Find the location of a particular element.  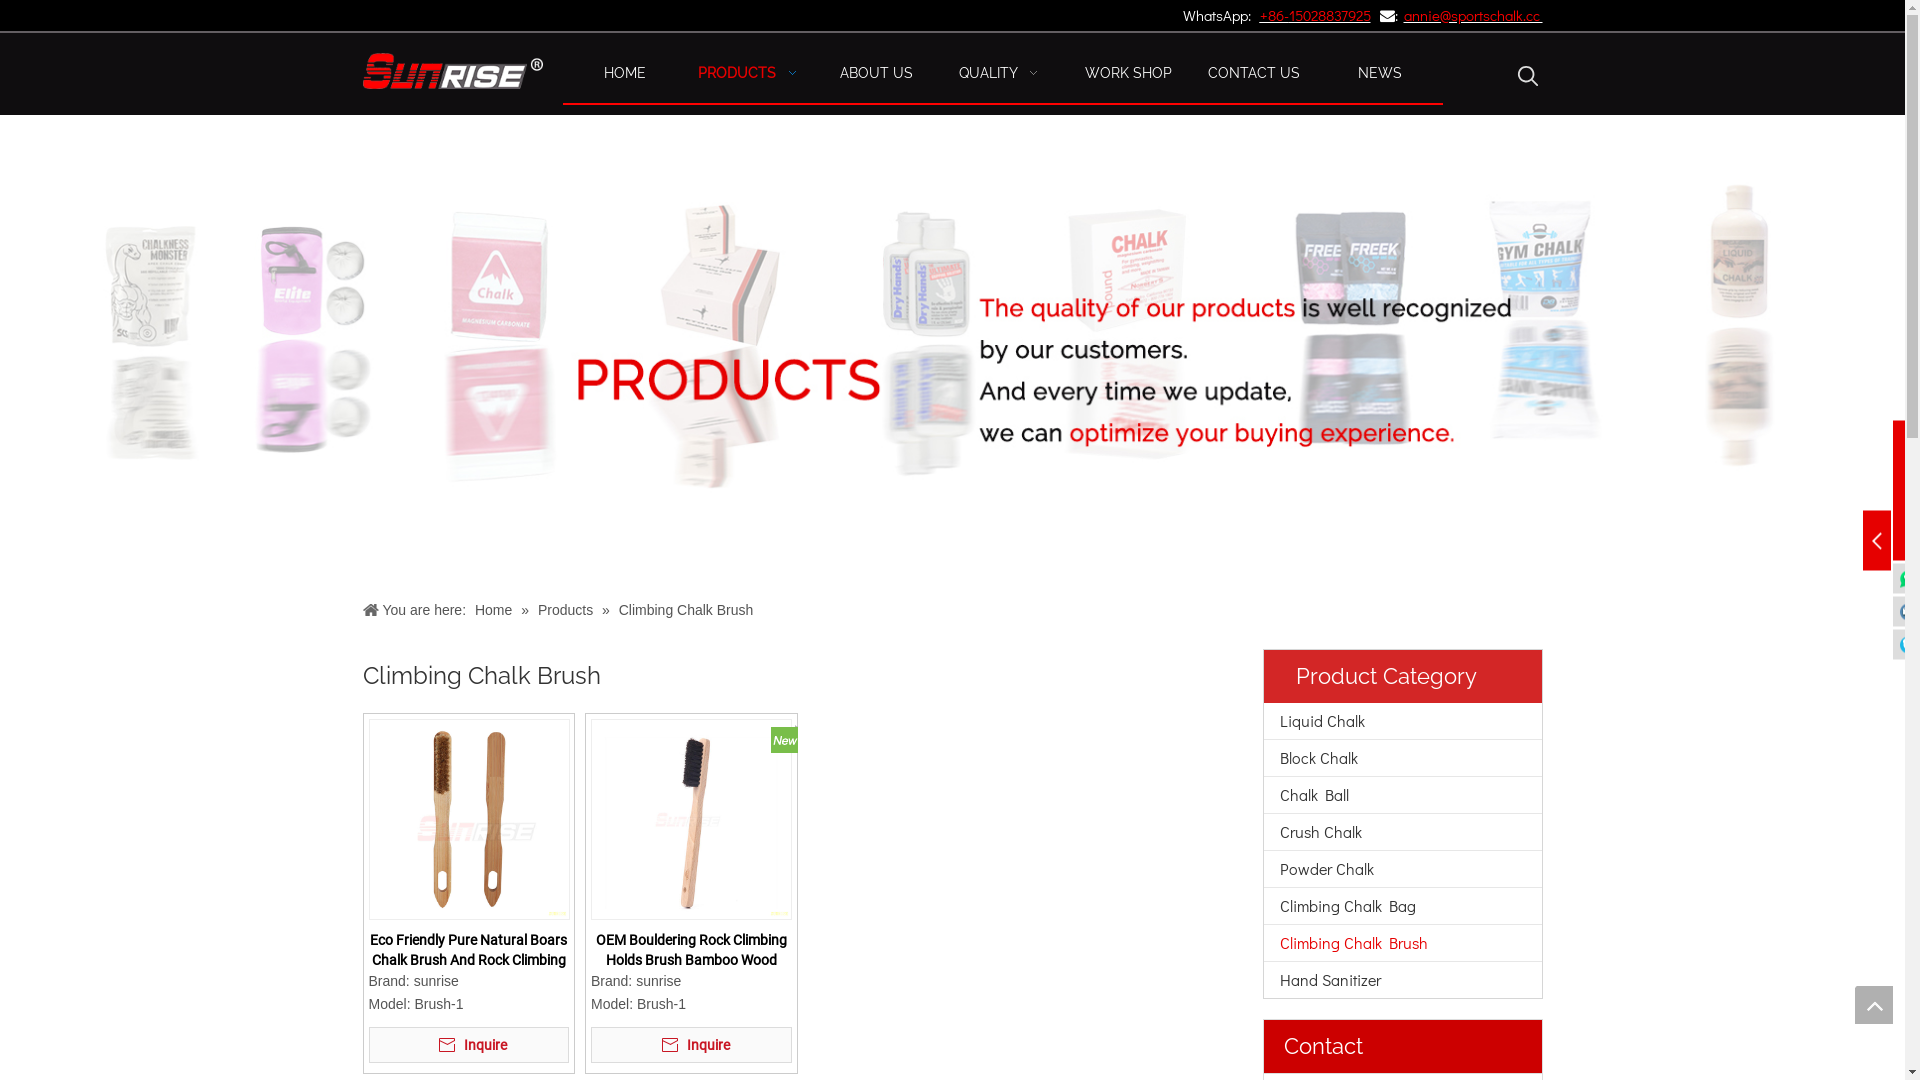

'sunrise-inc-logo' is located at coordinates (450, 69).